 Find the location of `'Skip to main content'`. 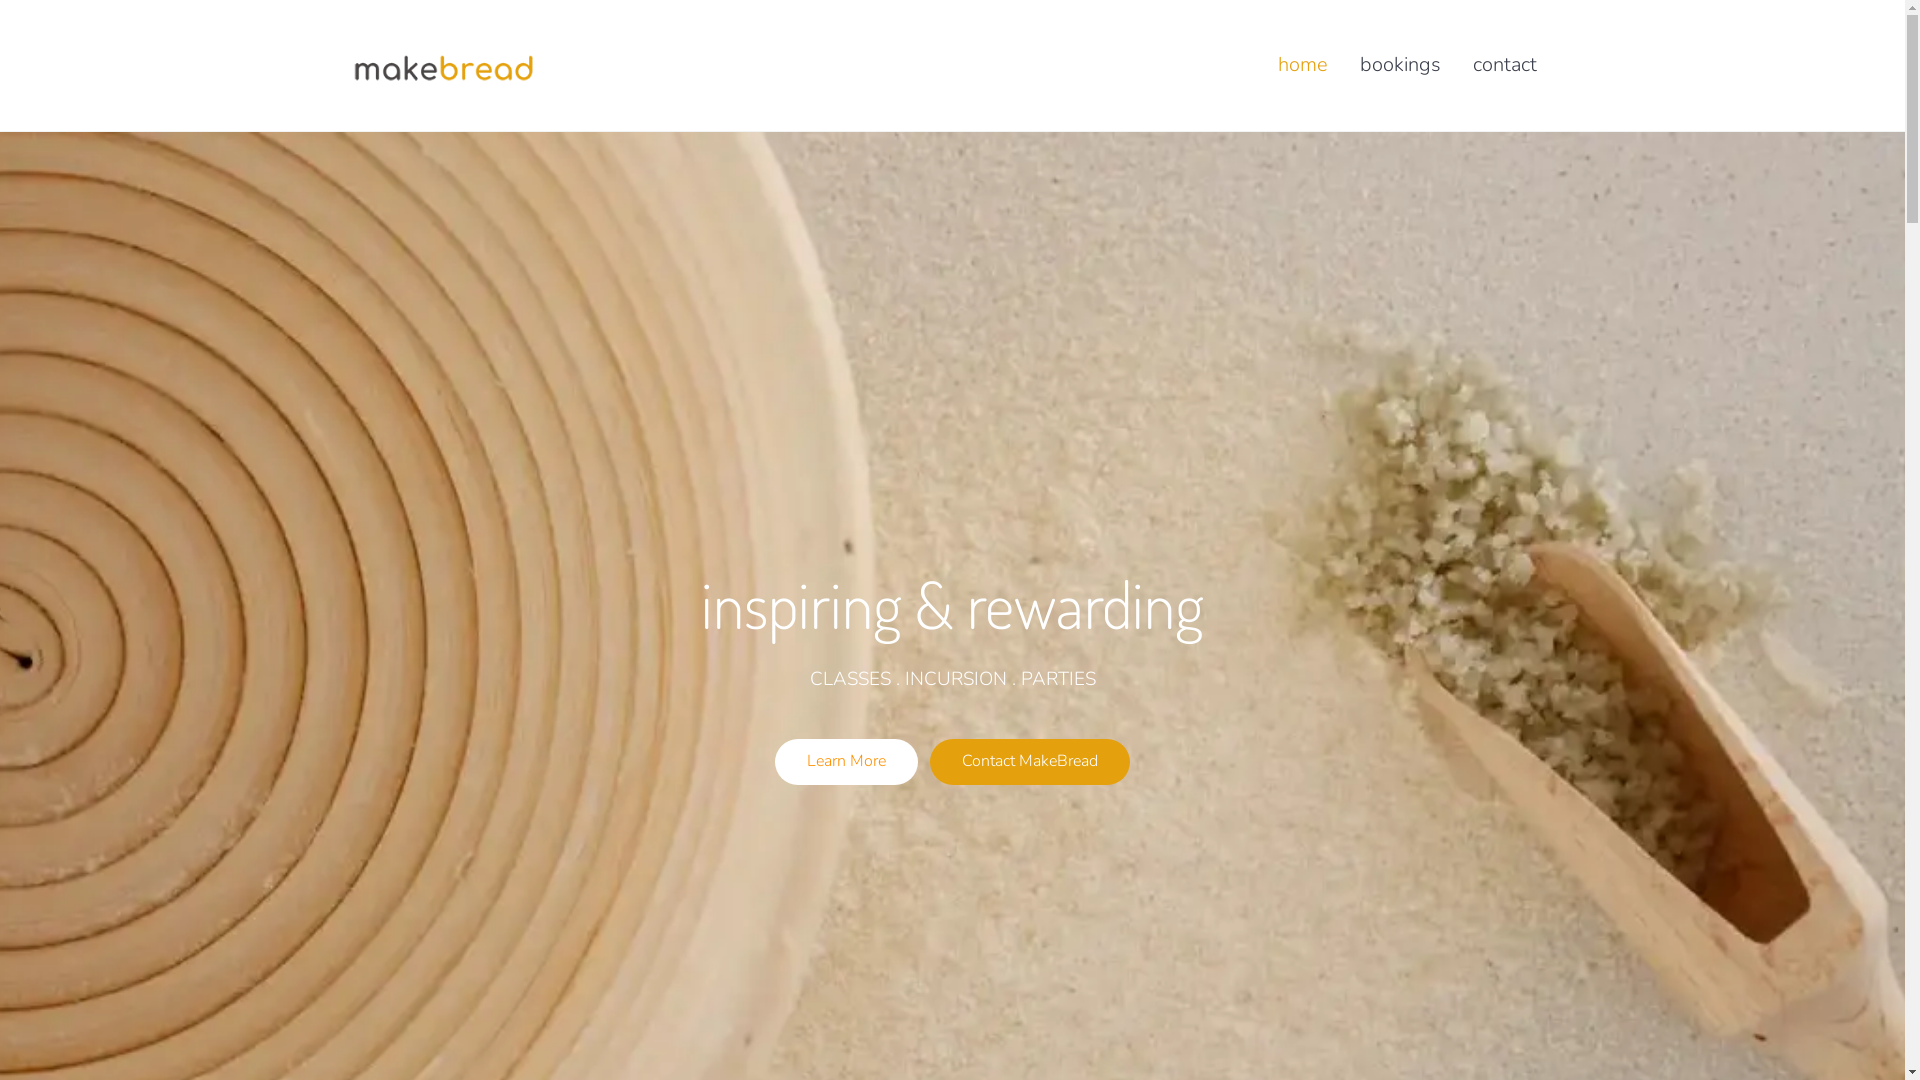

'Skip to main content' is located at coordinates (0, 0).